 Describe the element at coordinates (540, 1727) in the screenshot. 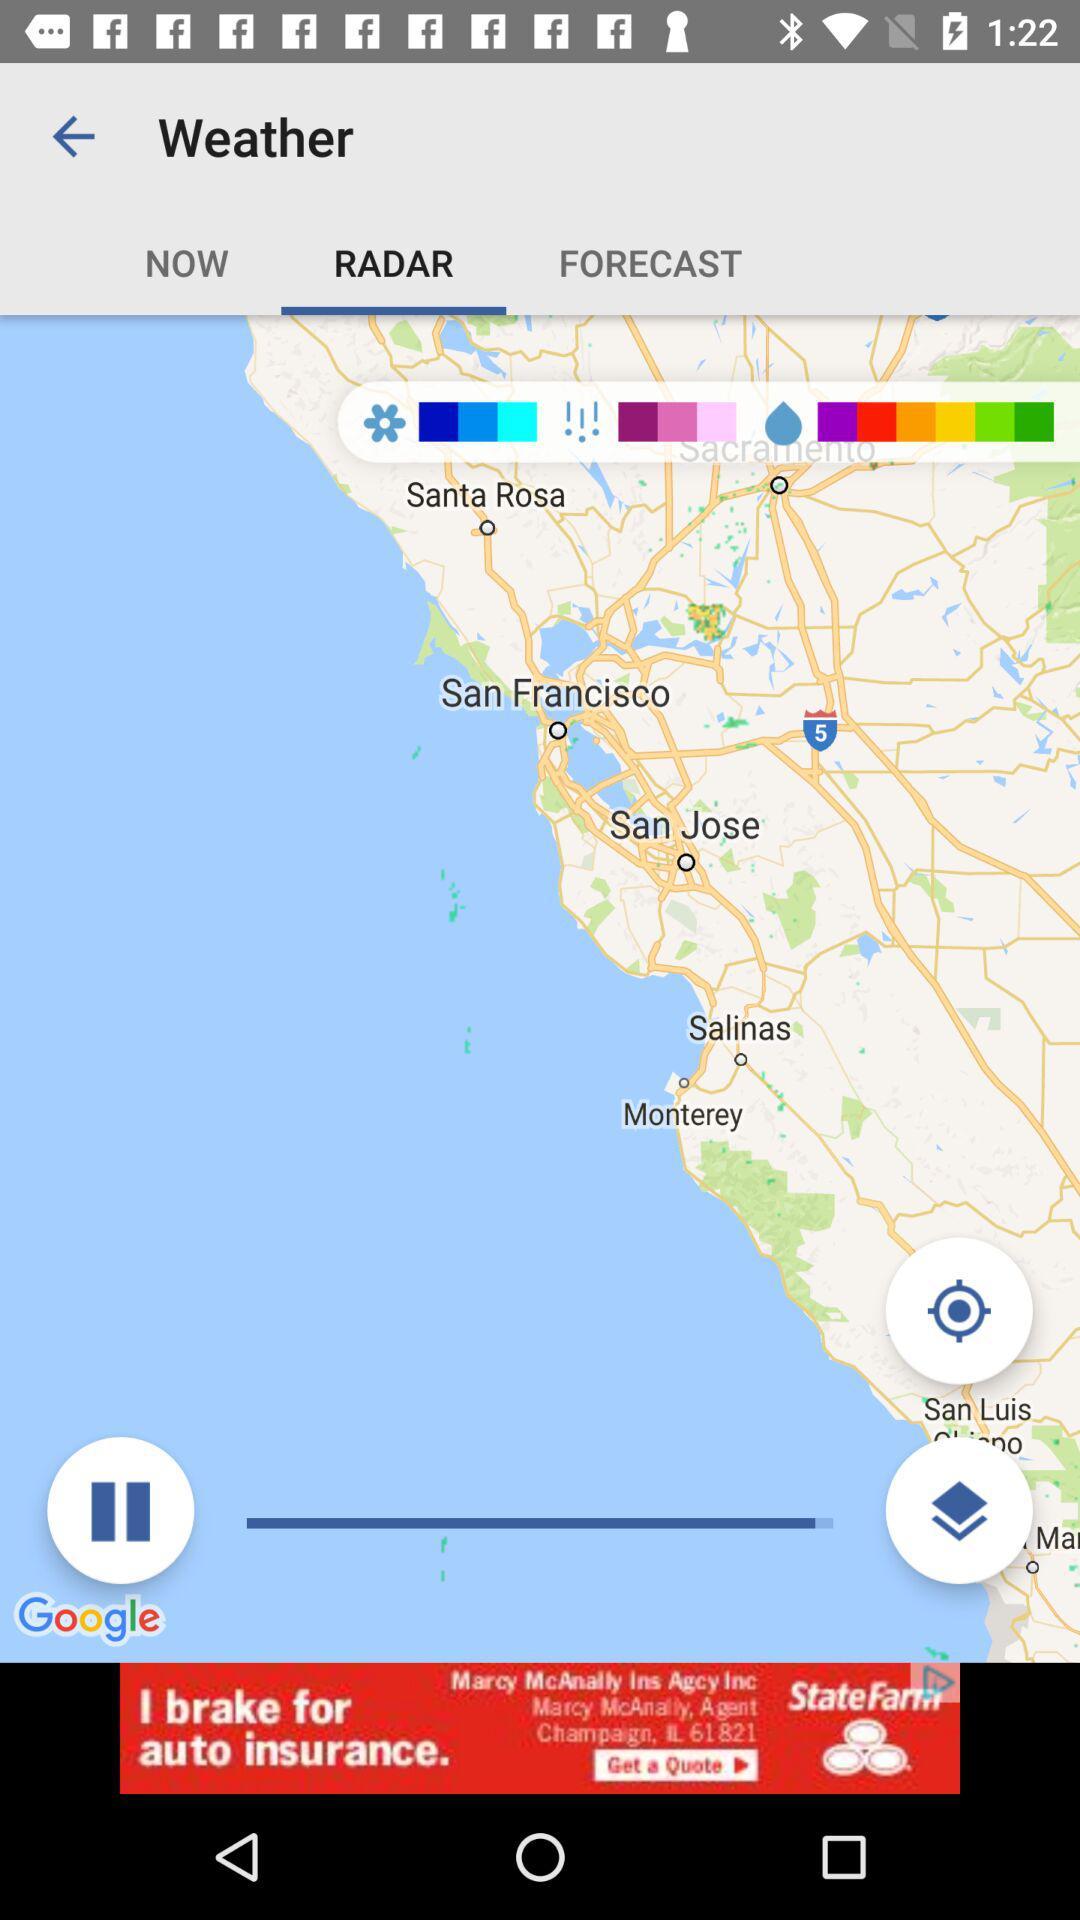

I see `visit the advertisement site` at that location.